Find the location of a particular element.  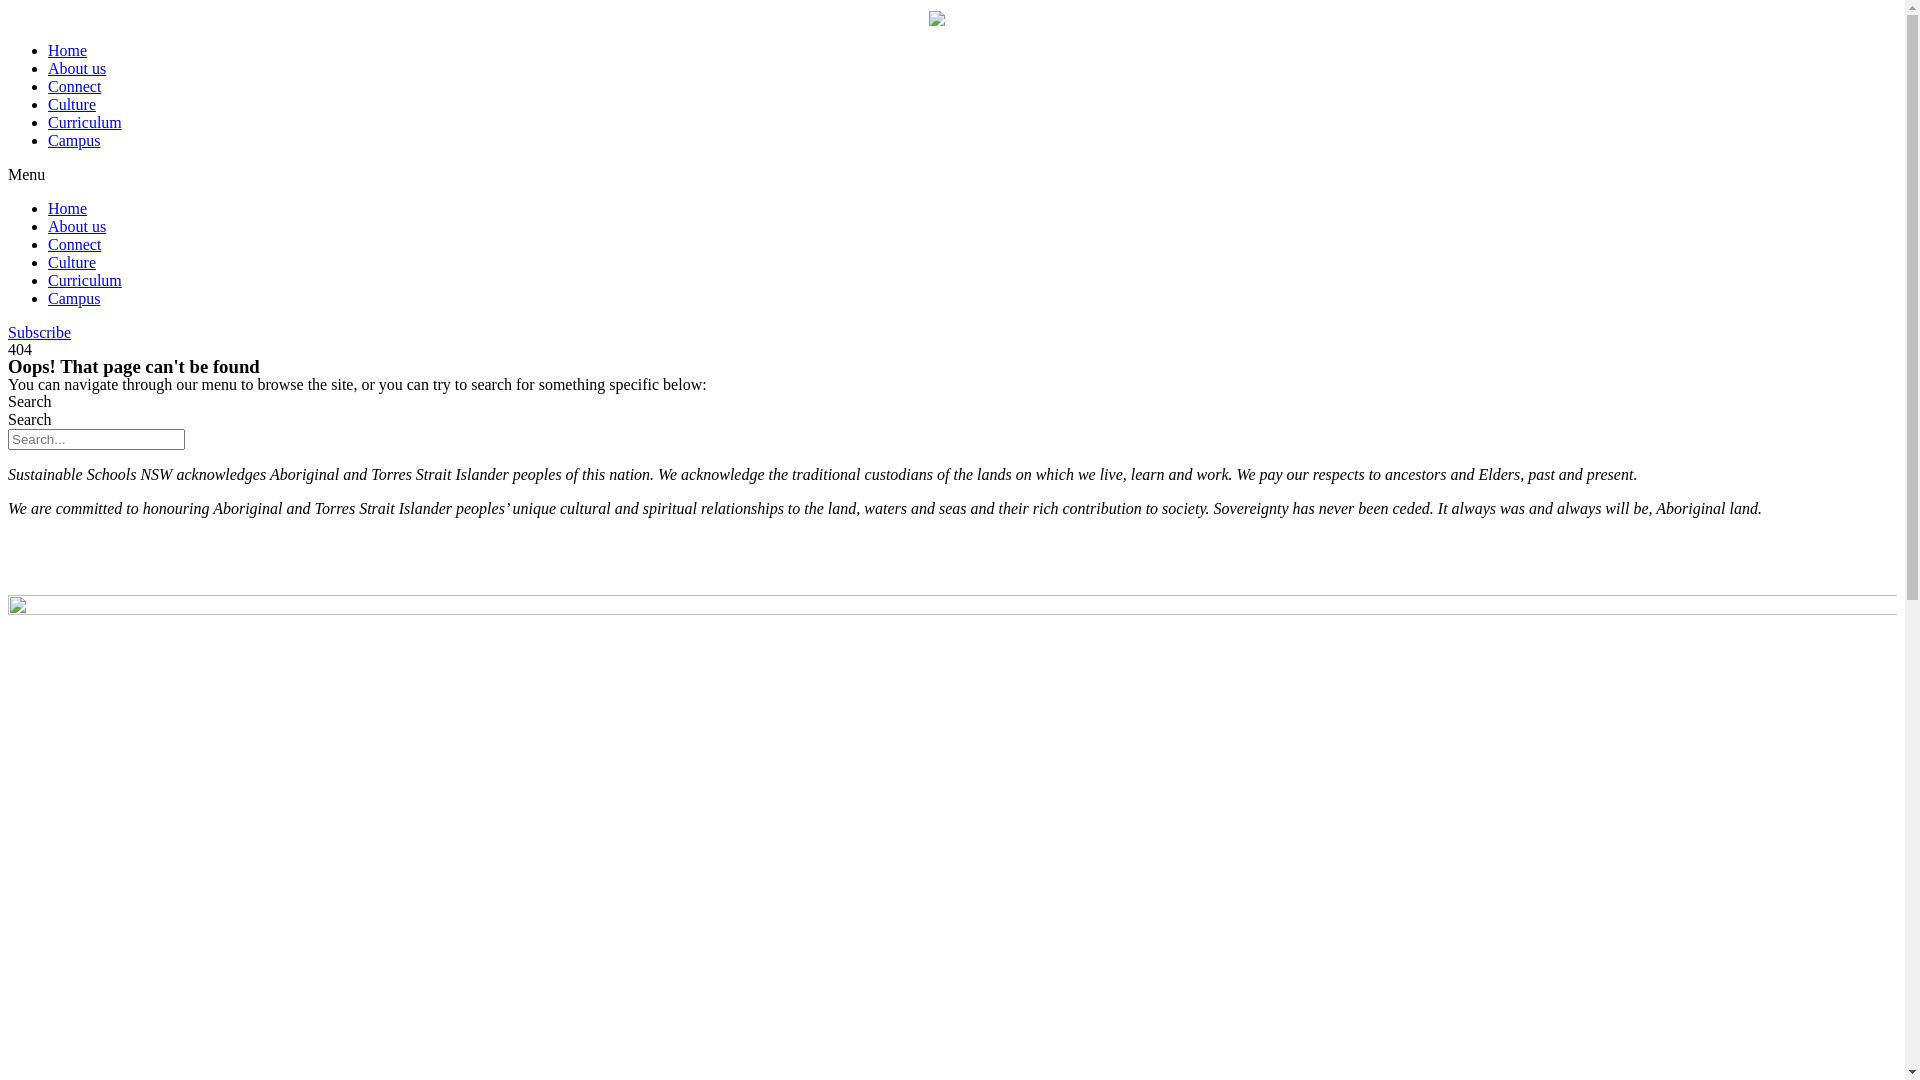

'About us' is located at coordinates (76, 225).